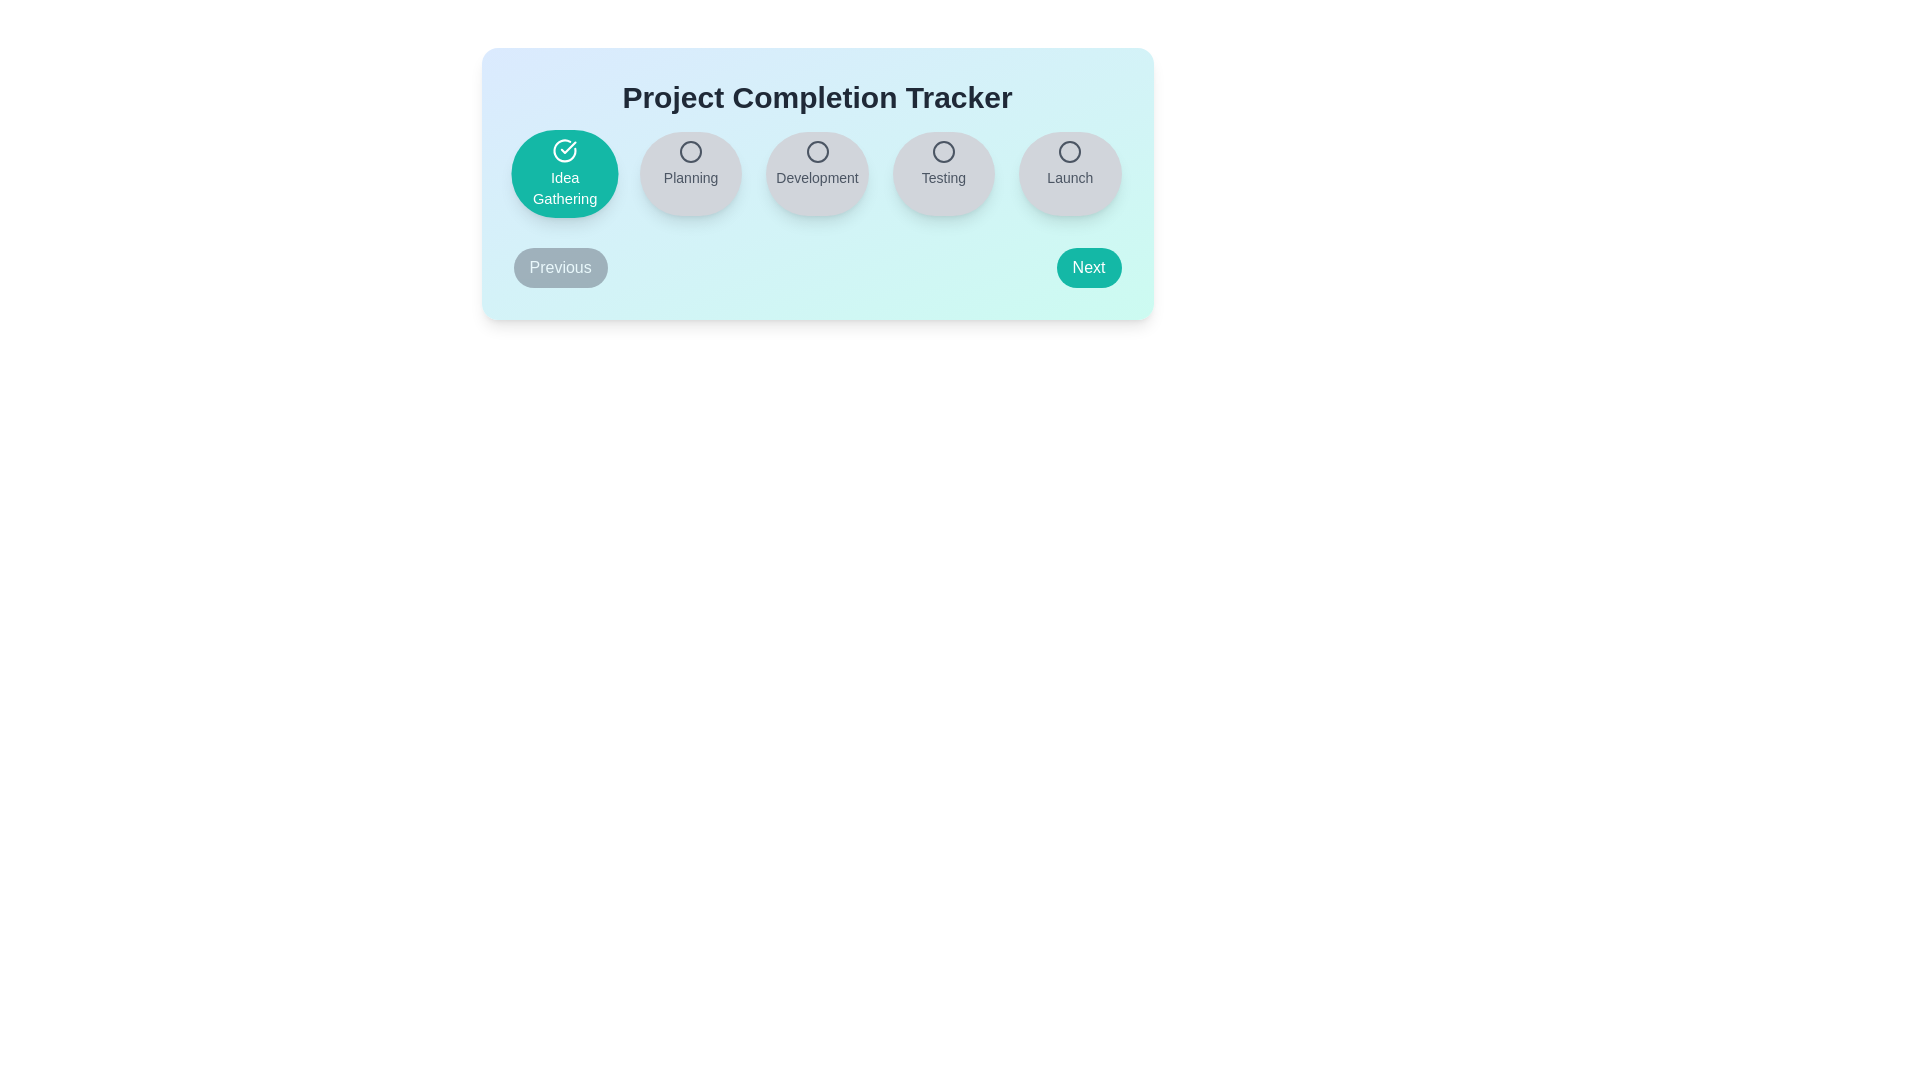 Image resolution: width=1920 pixels, height=1080 pixels. Describe the element at coordinates (691, 150) in the screenshot. I see `the Circular SVG marker representing the 'Planning' stage in the progress tracker, located between 'Idea Gathering' and 'Development'` at that location.